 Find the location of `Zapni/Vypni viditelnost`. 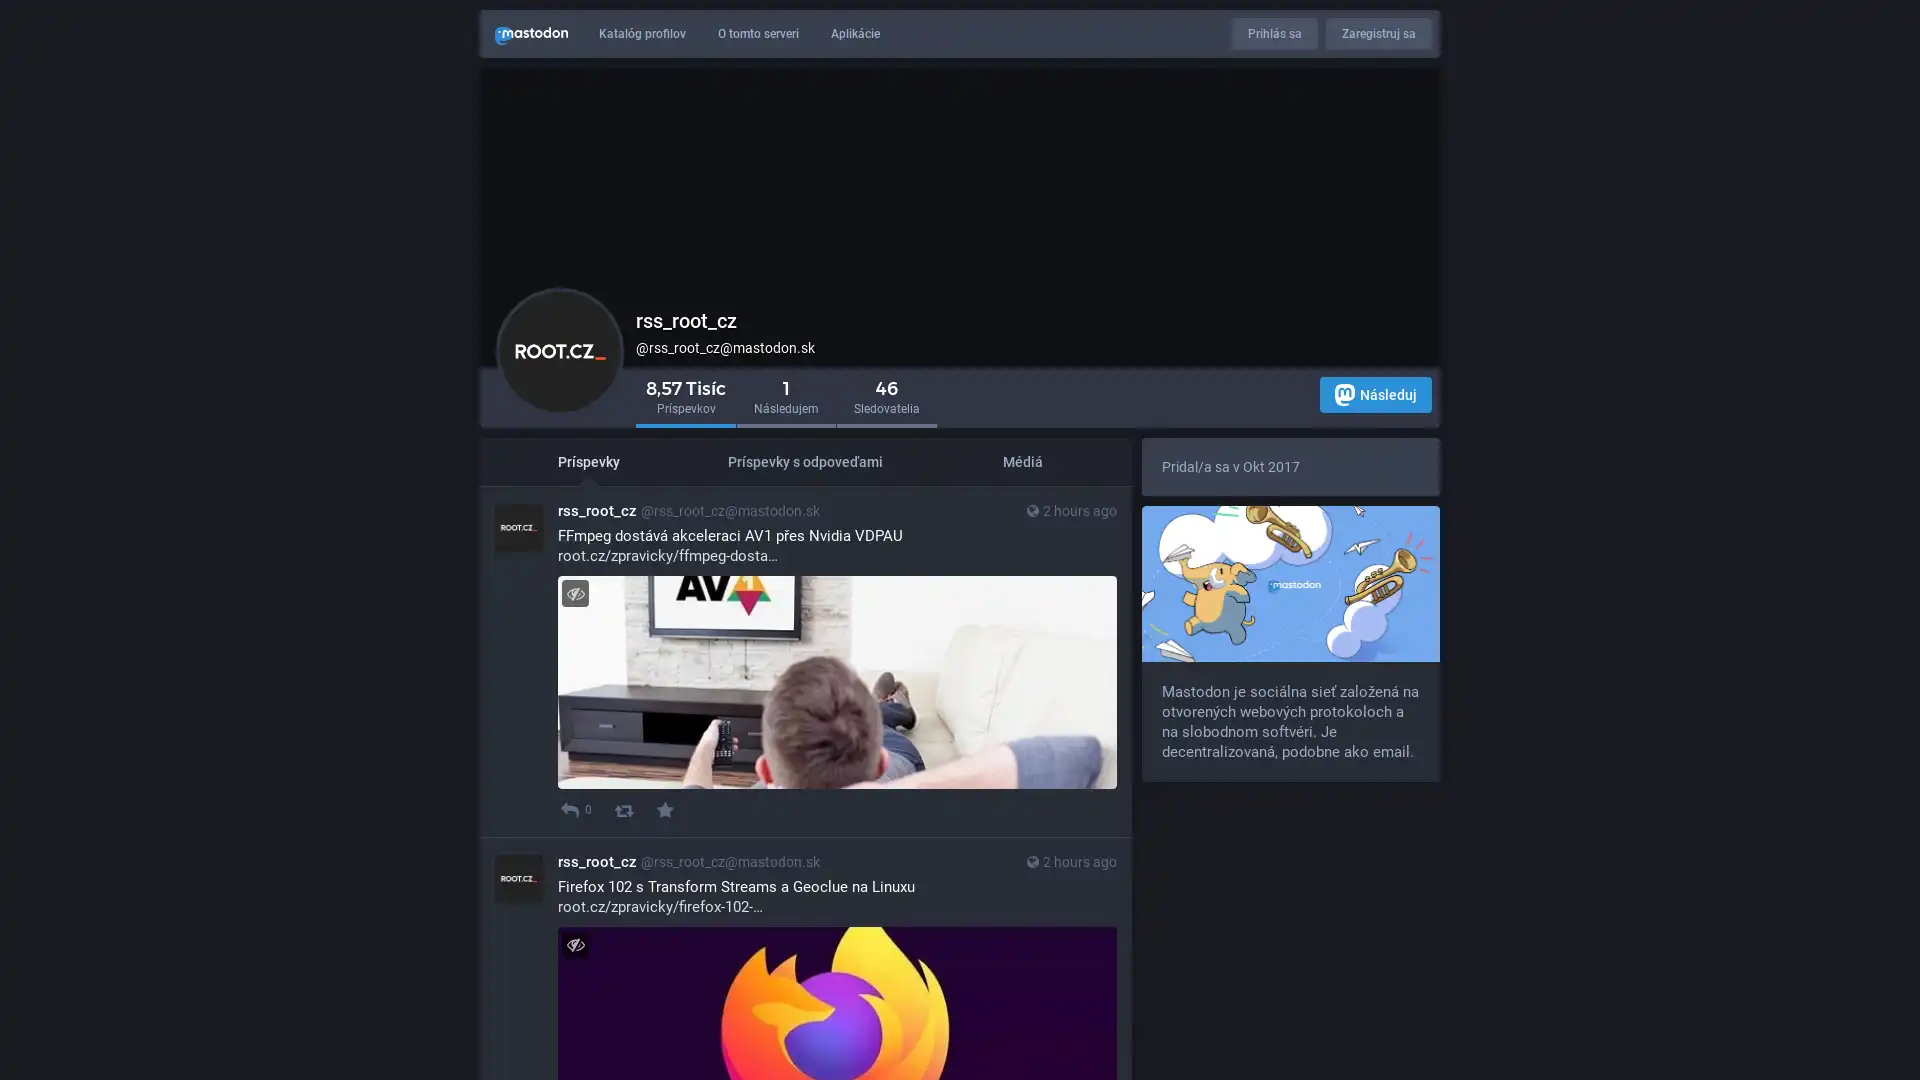

Zapni/Vypni viditelnost is located at coordinates (574, 1044).